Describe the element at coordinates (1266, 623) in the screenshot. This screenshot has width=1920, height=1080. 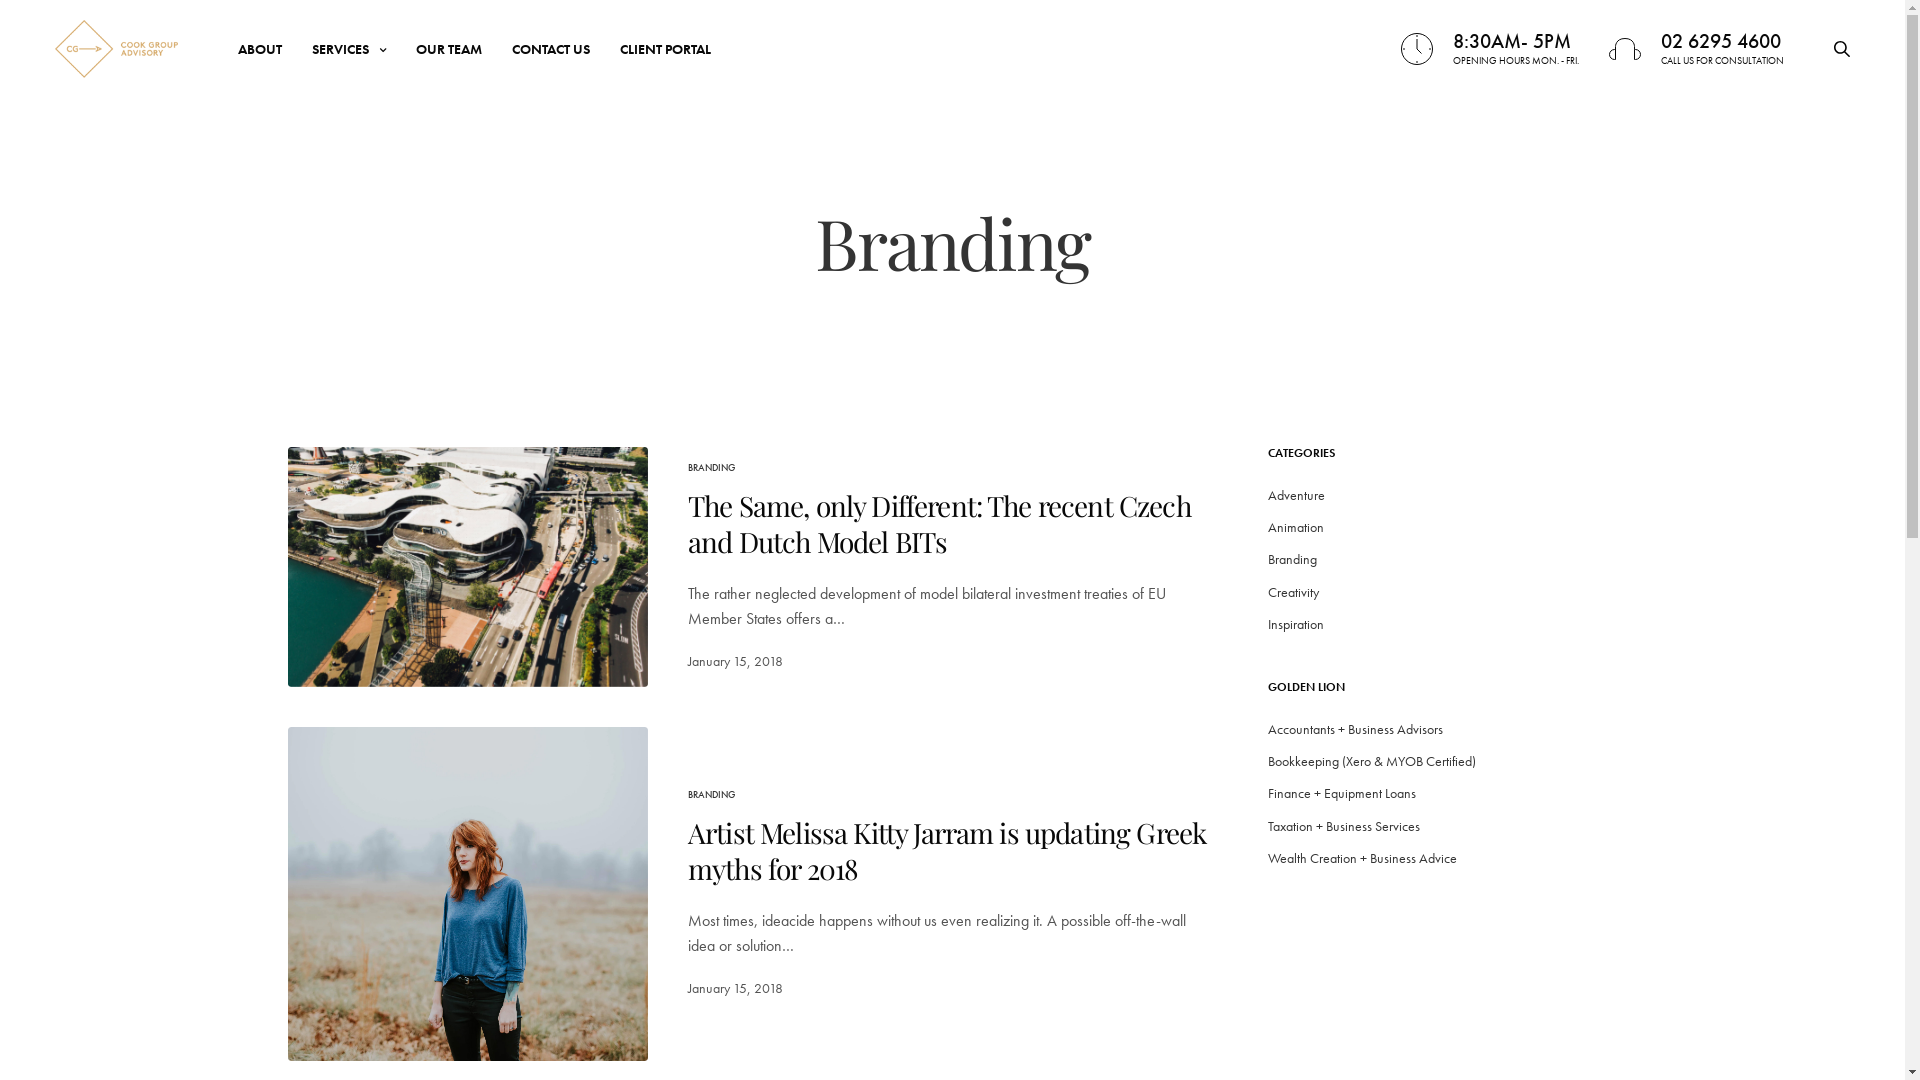
I see `'Inspiration'` at that location.